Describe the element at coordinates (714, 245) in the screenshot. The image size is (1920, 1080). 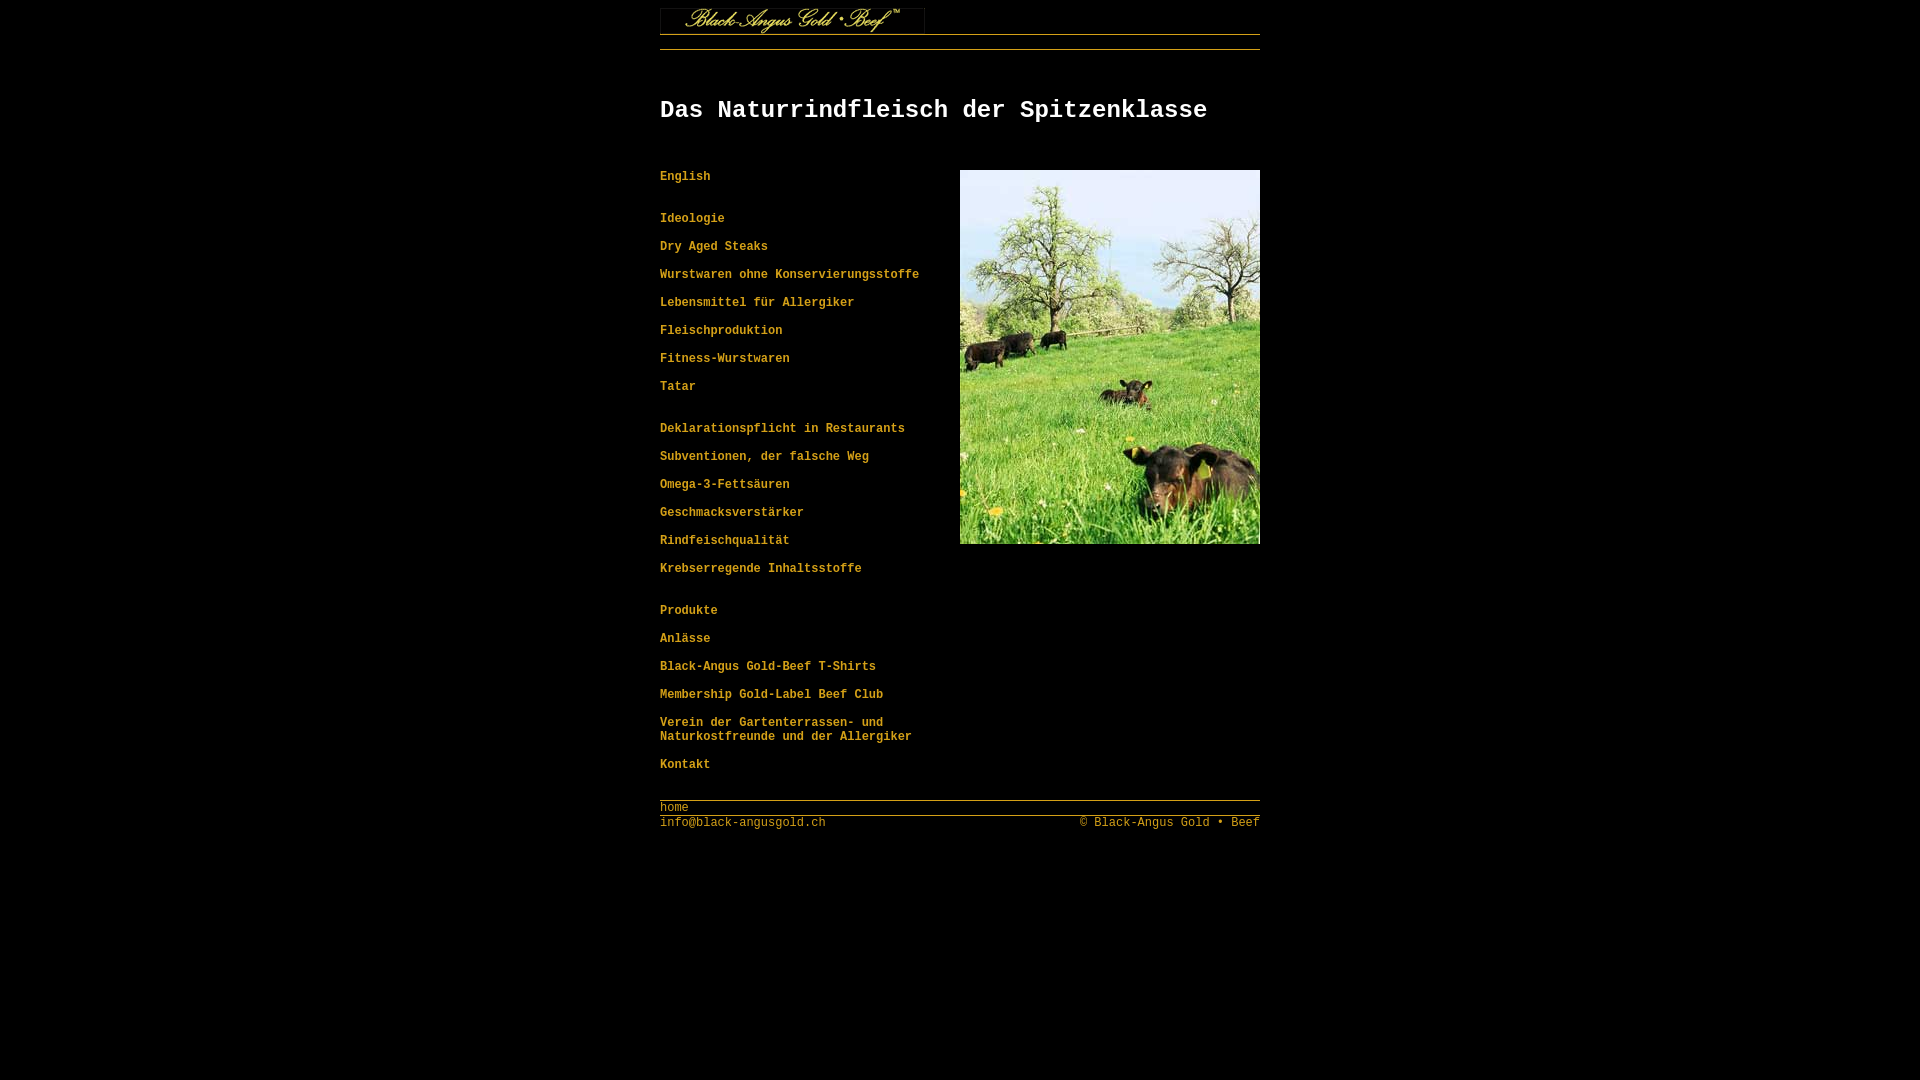
I see `'Dry Aged Steaks'` at that location.